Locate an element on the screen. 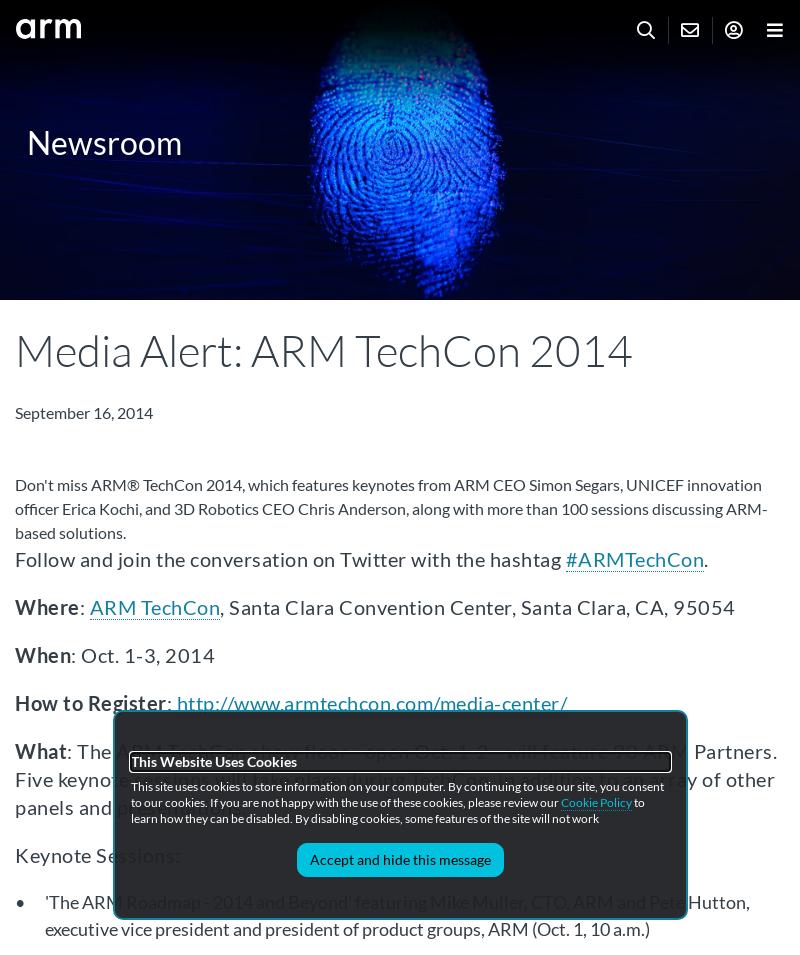 This screenshot has width=800, height=955. ': Oct. 1-3, 2014' is located at coordinates (142, 654).